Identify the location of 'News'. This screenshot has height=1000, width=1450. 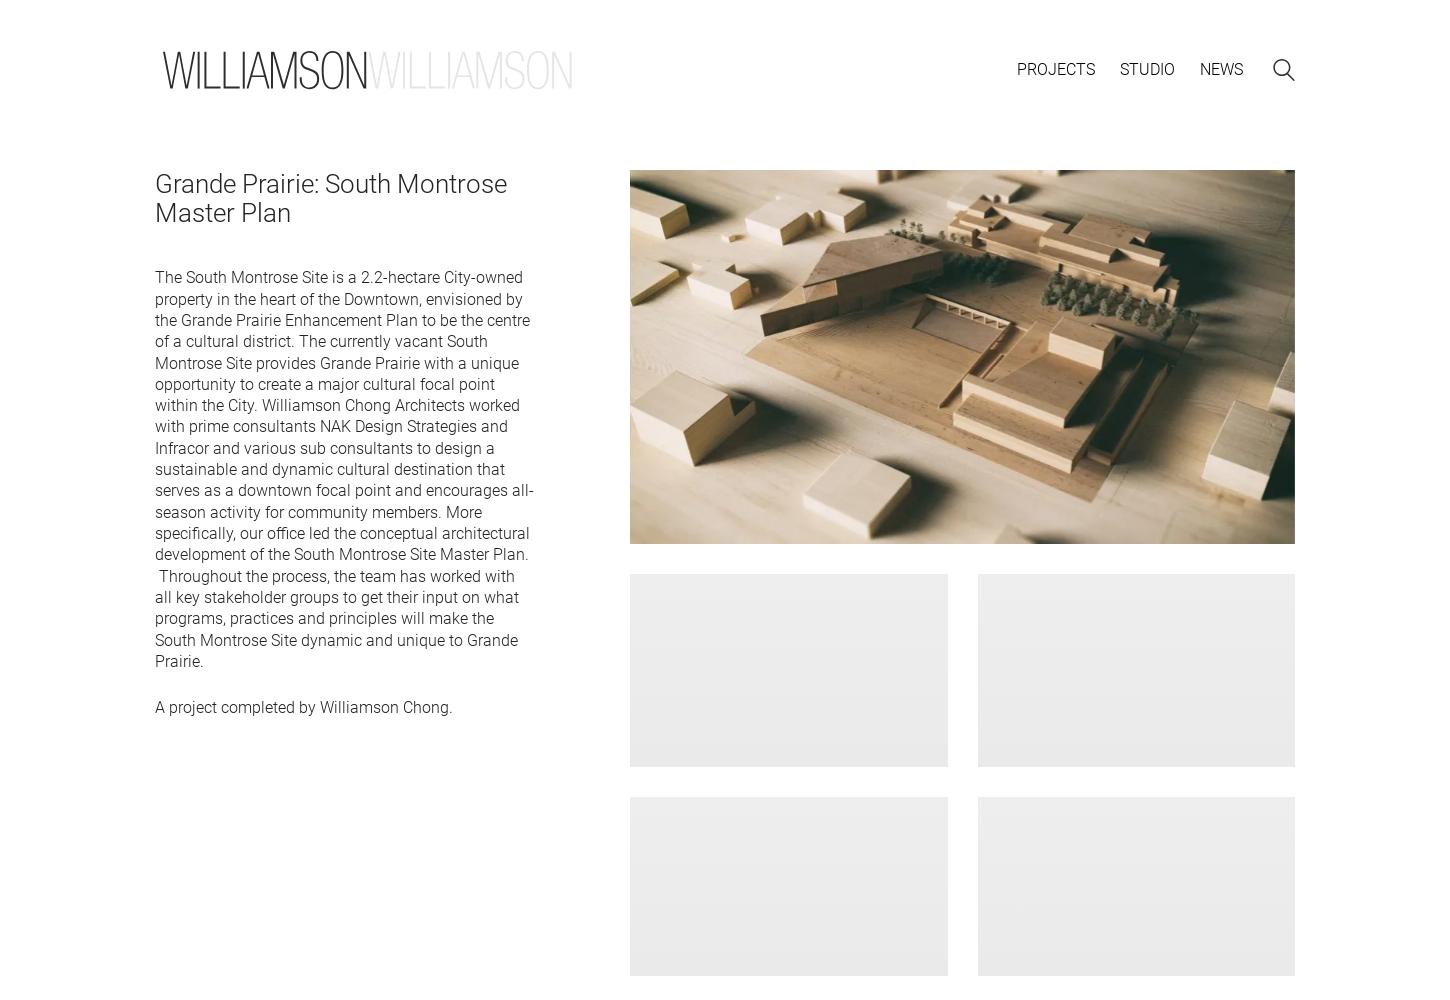
(1199, 68).